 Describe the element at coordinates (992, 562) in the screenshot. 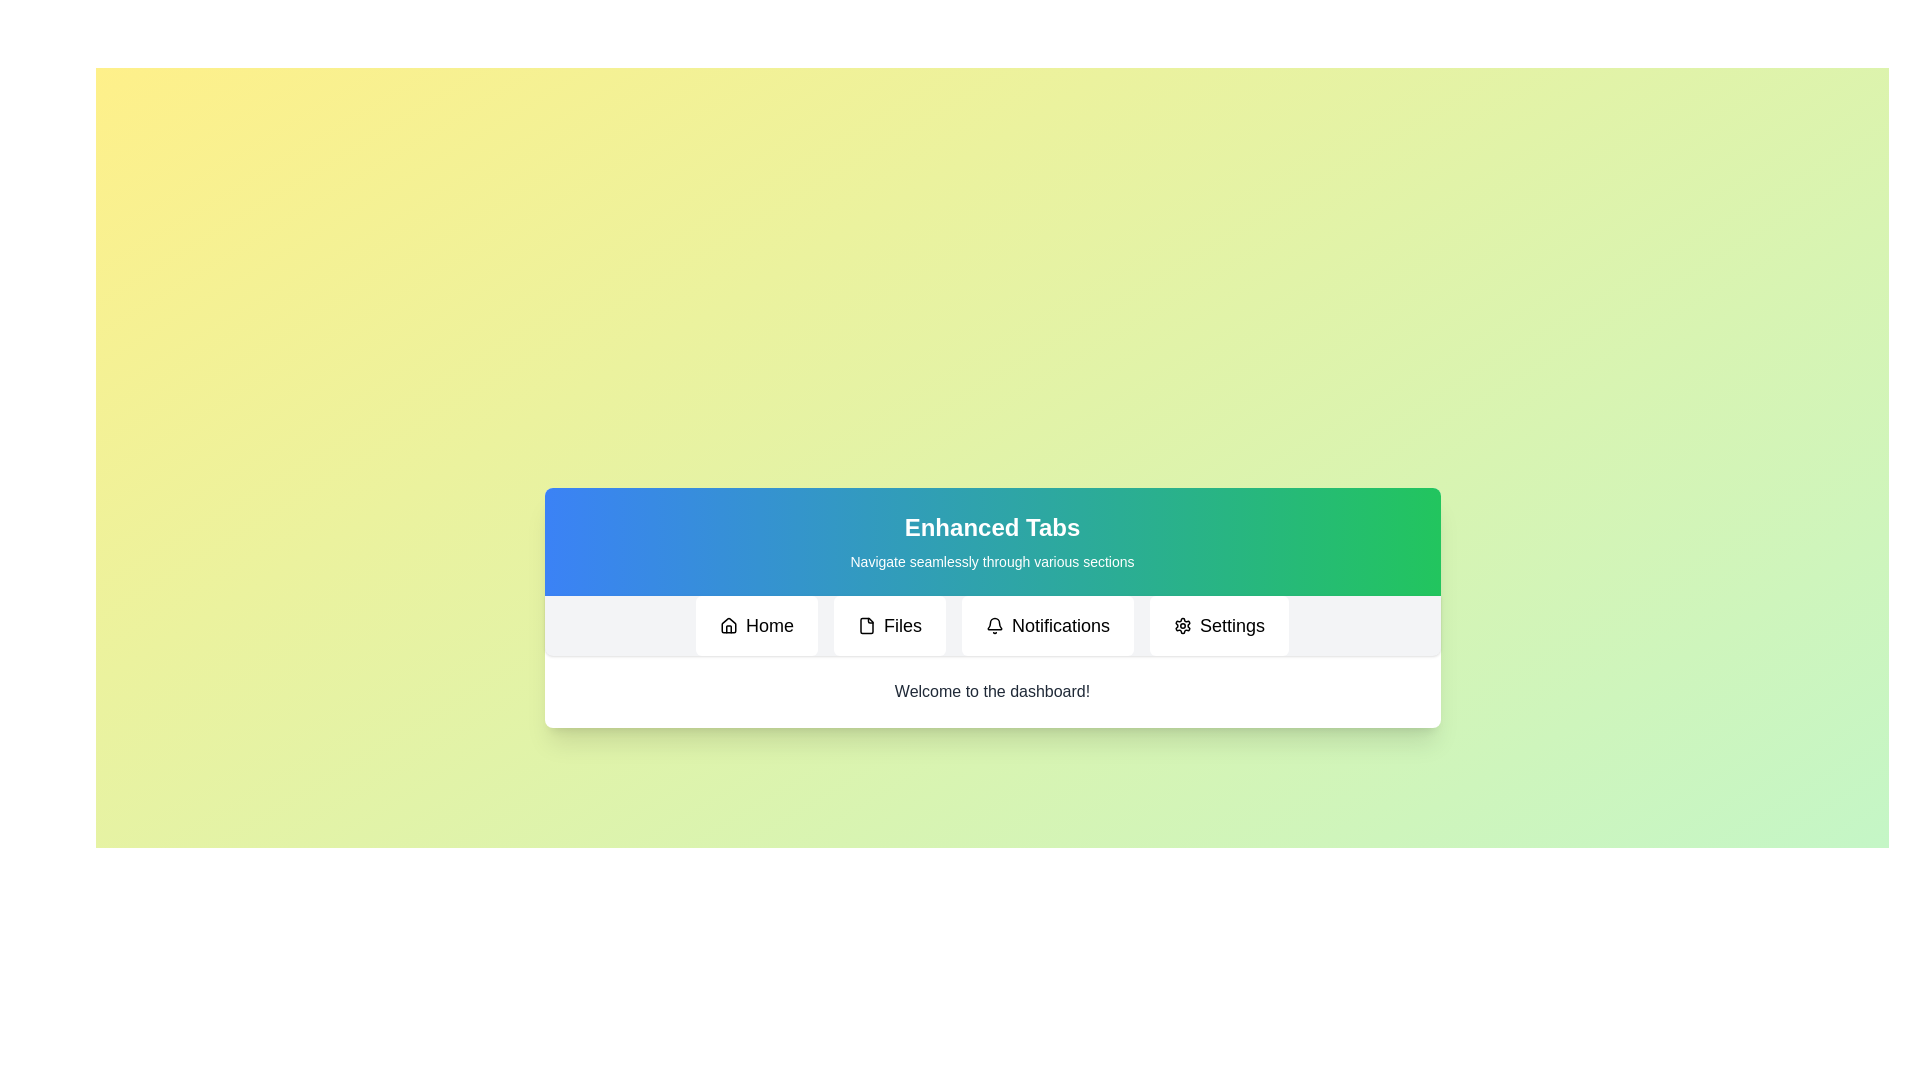

I see `information displayed in the text component that contains the phrase 'Navigate seamlessly through various sections', located beneath the 'Enhanced Tabs' header` at that location.